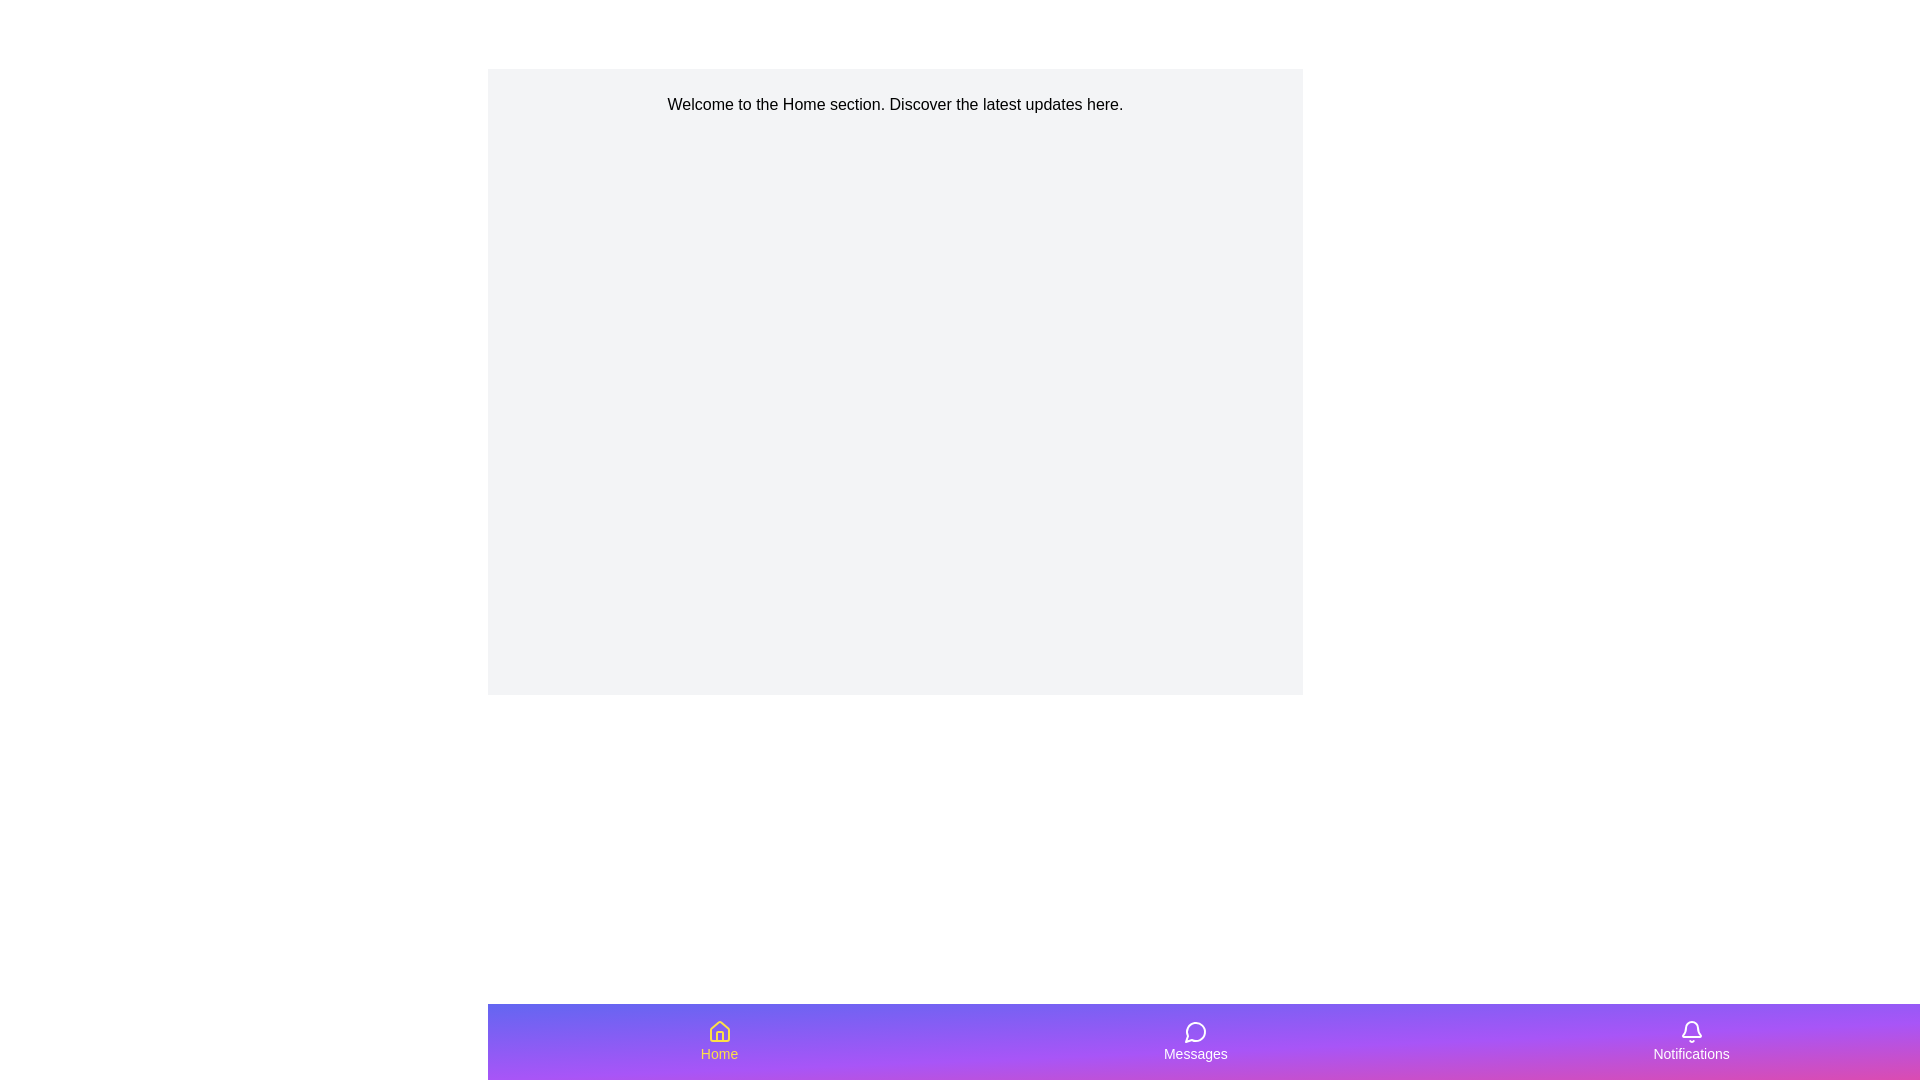 This screenshot has width=1920, height=1080. I want to click on the Decorative icon representing the 'Messages' section in the bottom navigation bar of the application, so click(1195, 1032).